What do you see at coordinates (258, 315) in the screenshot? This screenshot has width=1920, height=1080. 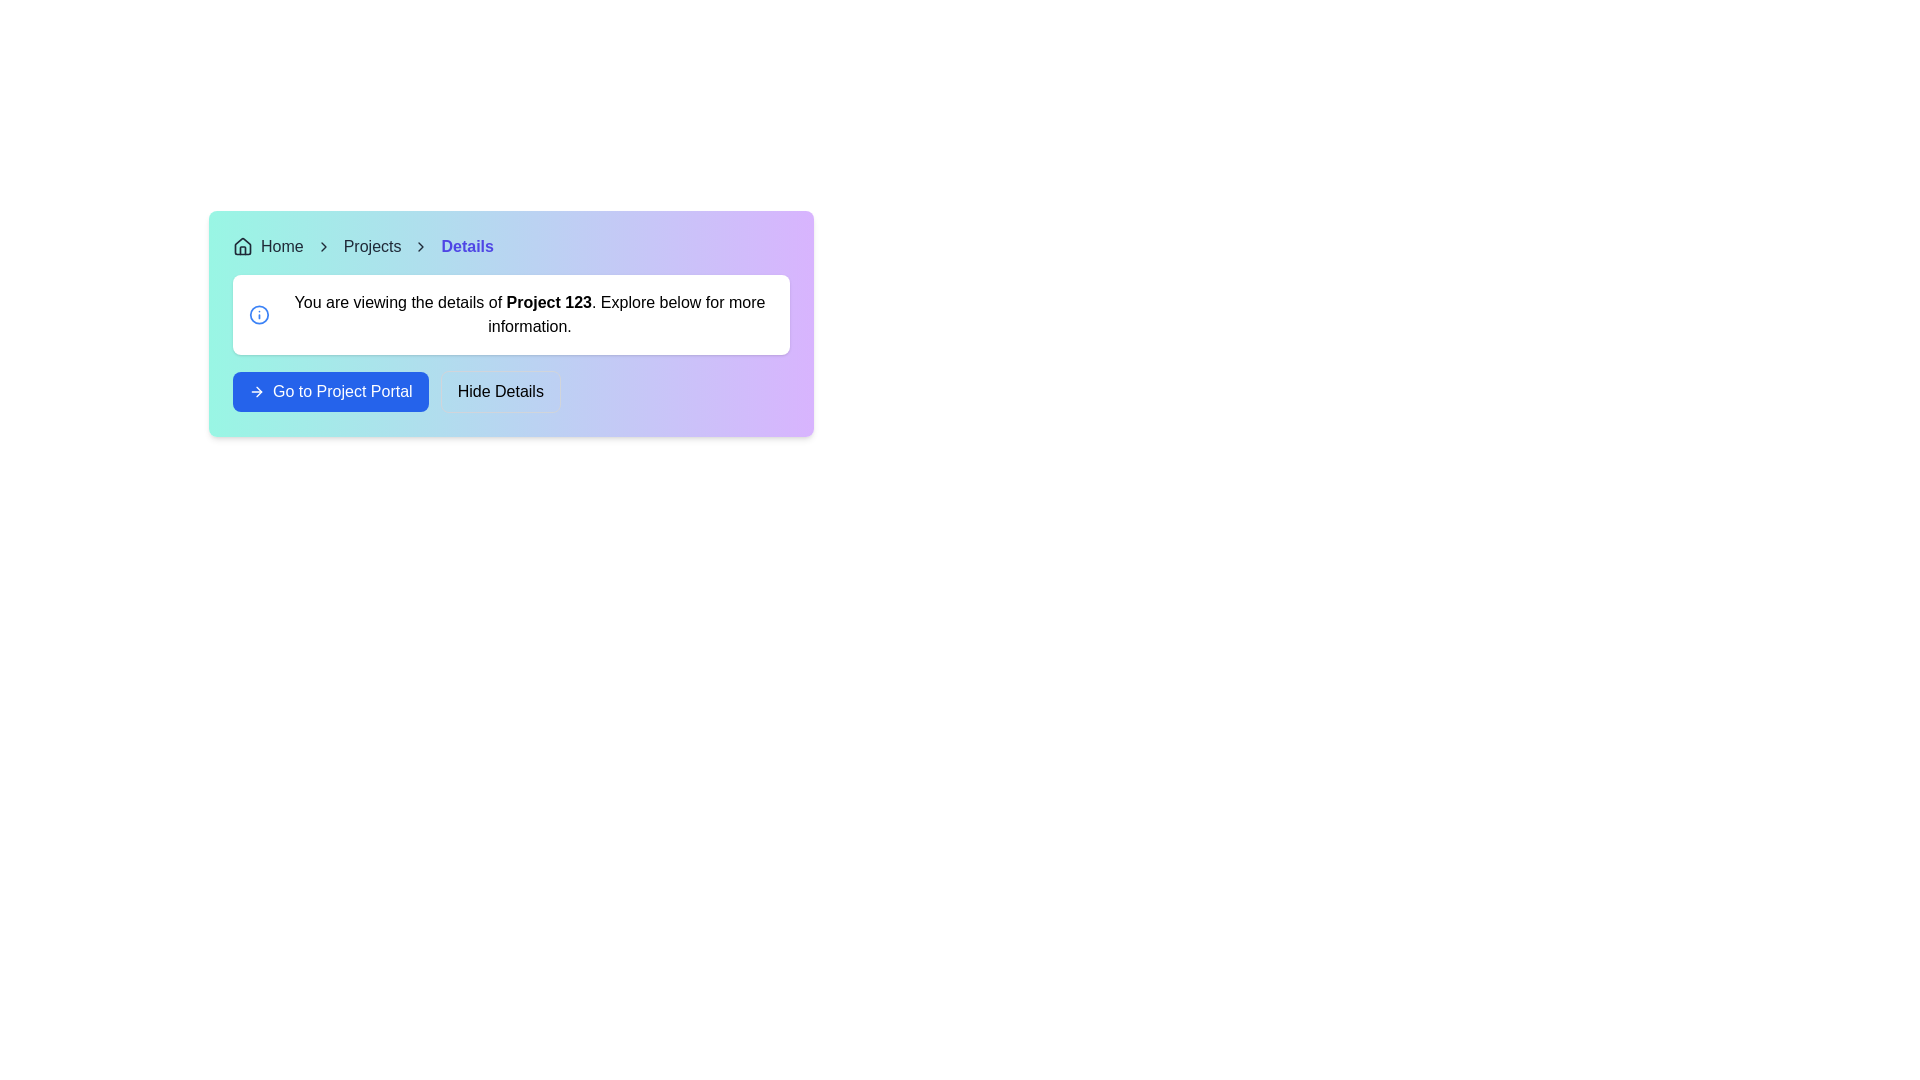 I see `the circular graphical element that serves as part of an icon representing information or status, located to the left of a descriptive text message in a card-like UI section` at bounding box center [258, 315].